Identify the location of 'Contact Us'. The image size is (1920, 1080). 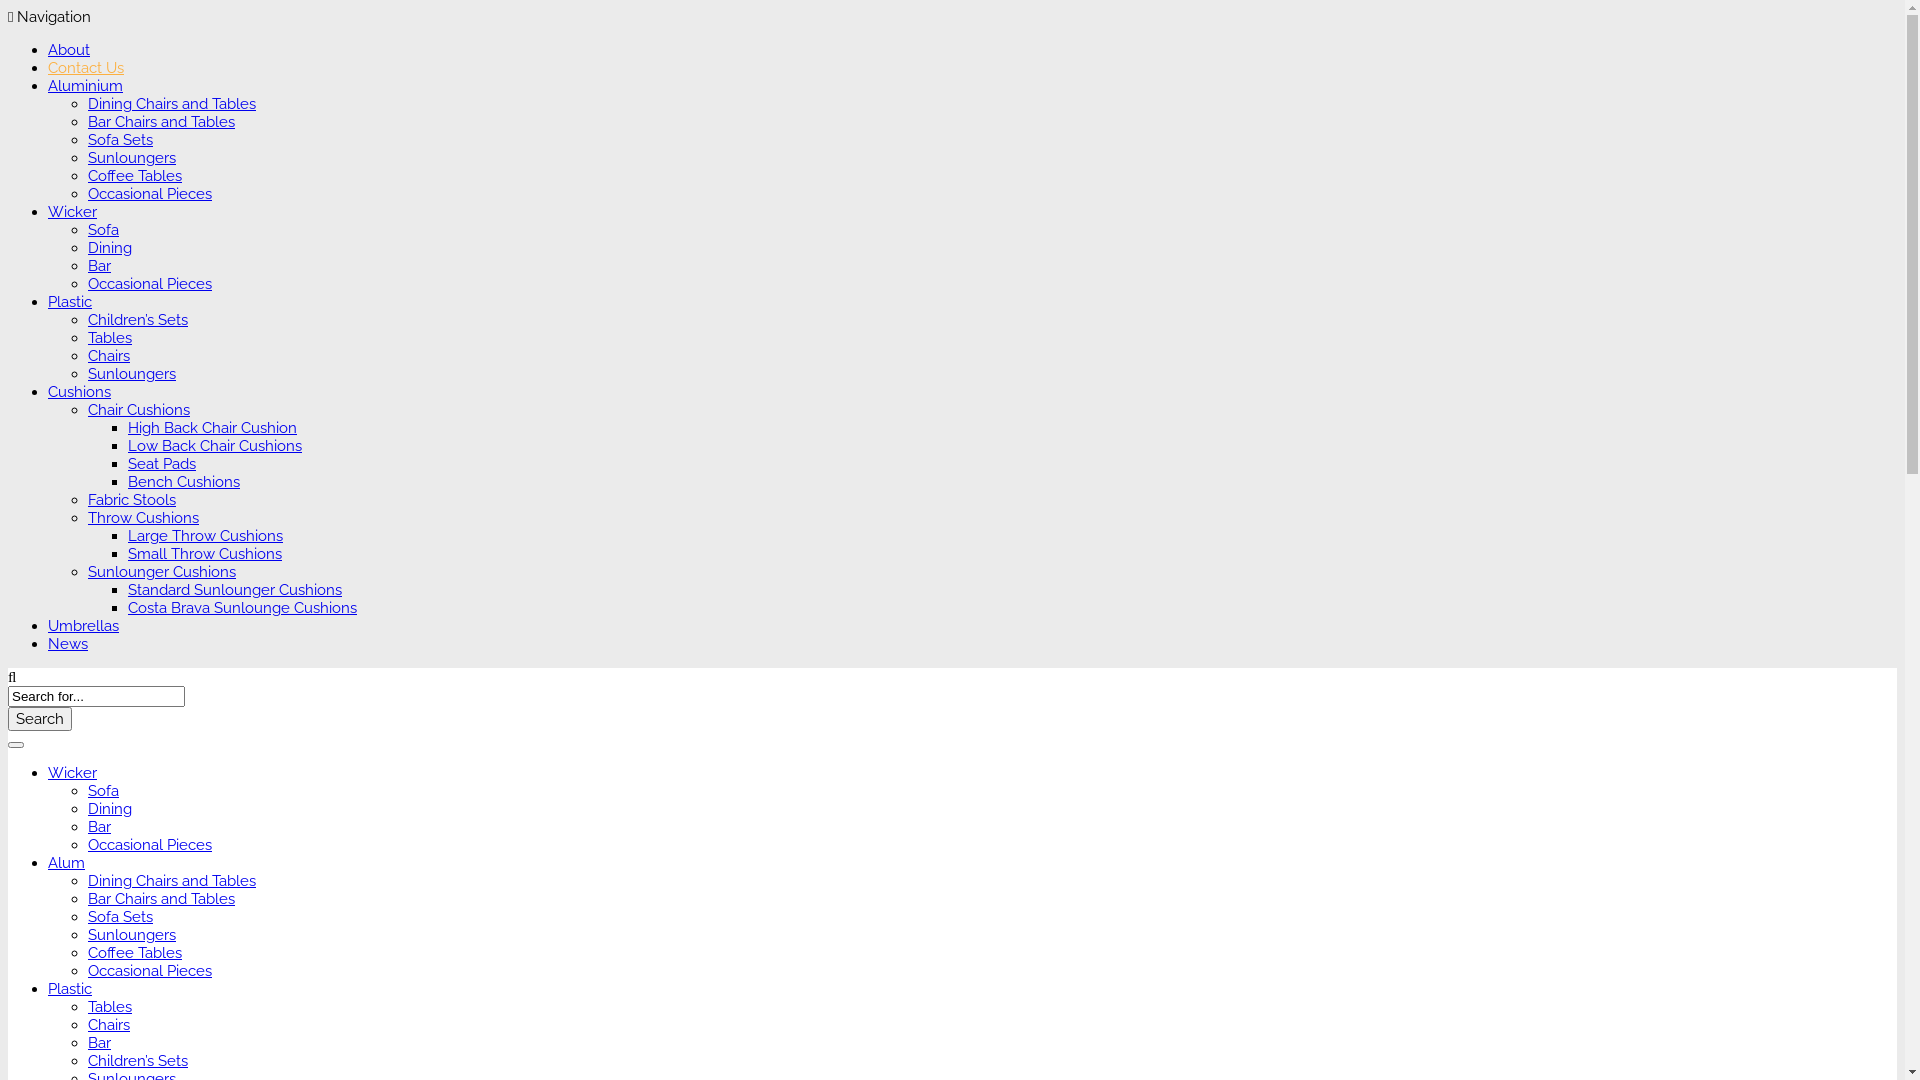
(48, 67).